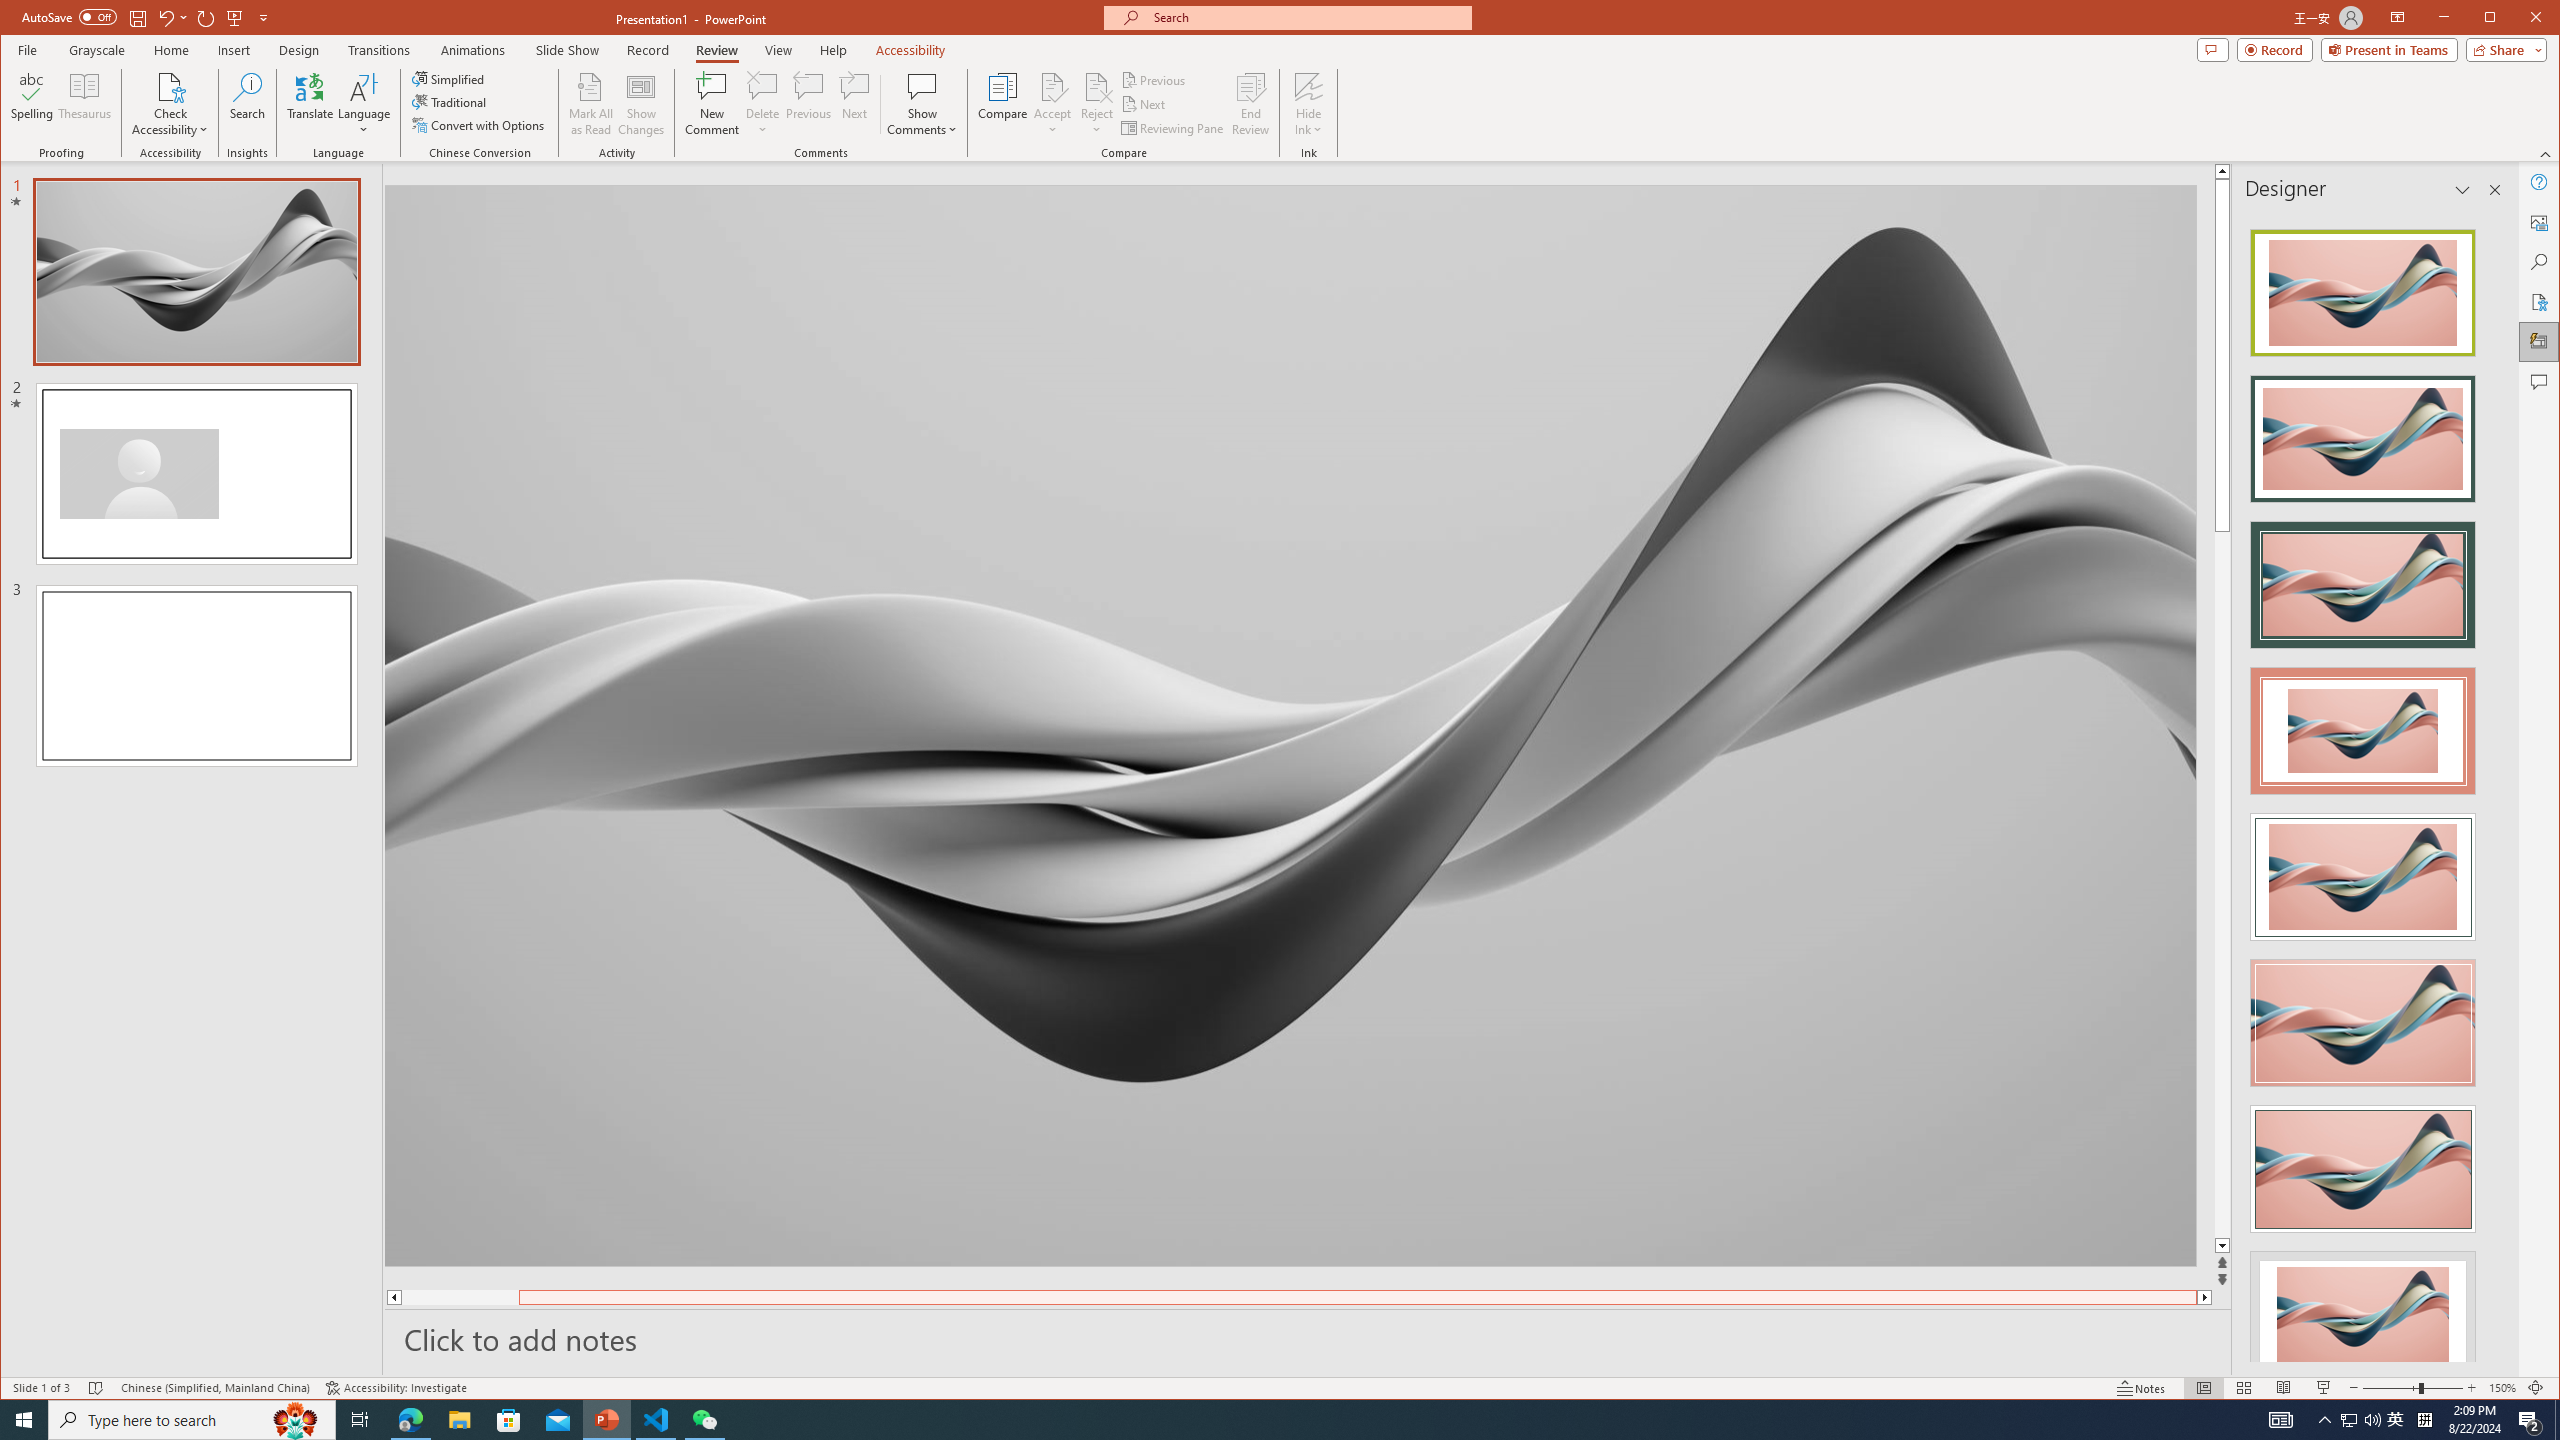 The image size is (2560, 1440). Describe the element at coordinates (1052, 103) in the screenshot. I see `'Accept'` at that location.